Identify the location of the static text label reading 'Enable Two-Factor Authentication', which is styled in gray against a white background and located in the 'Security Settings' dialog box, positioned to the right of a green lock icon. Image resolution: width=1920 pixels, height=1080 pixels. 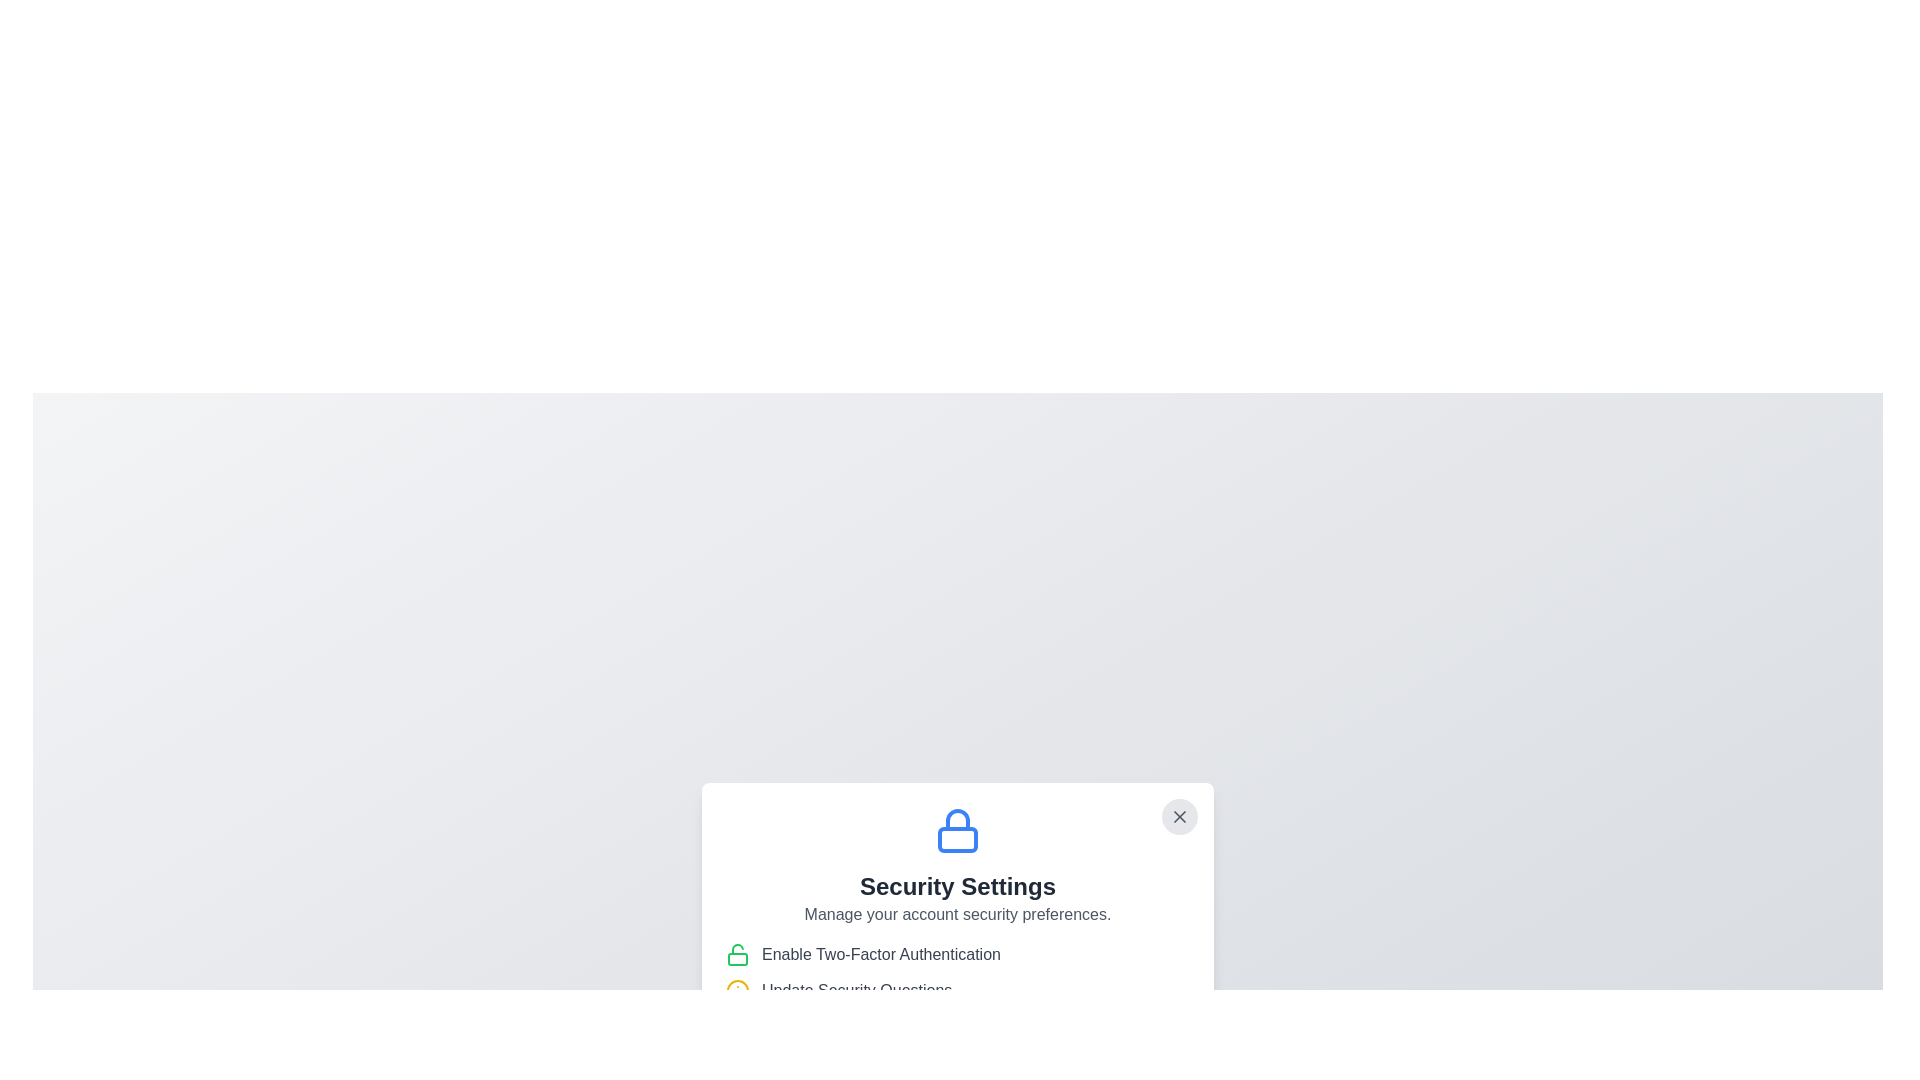
(880, 954).